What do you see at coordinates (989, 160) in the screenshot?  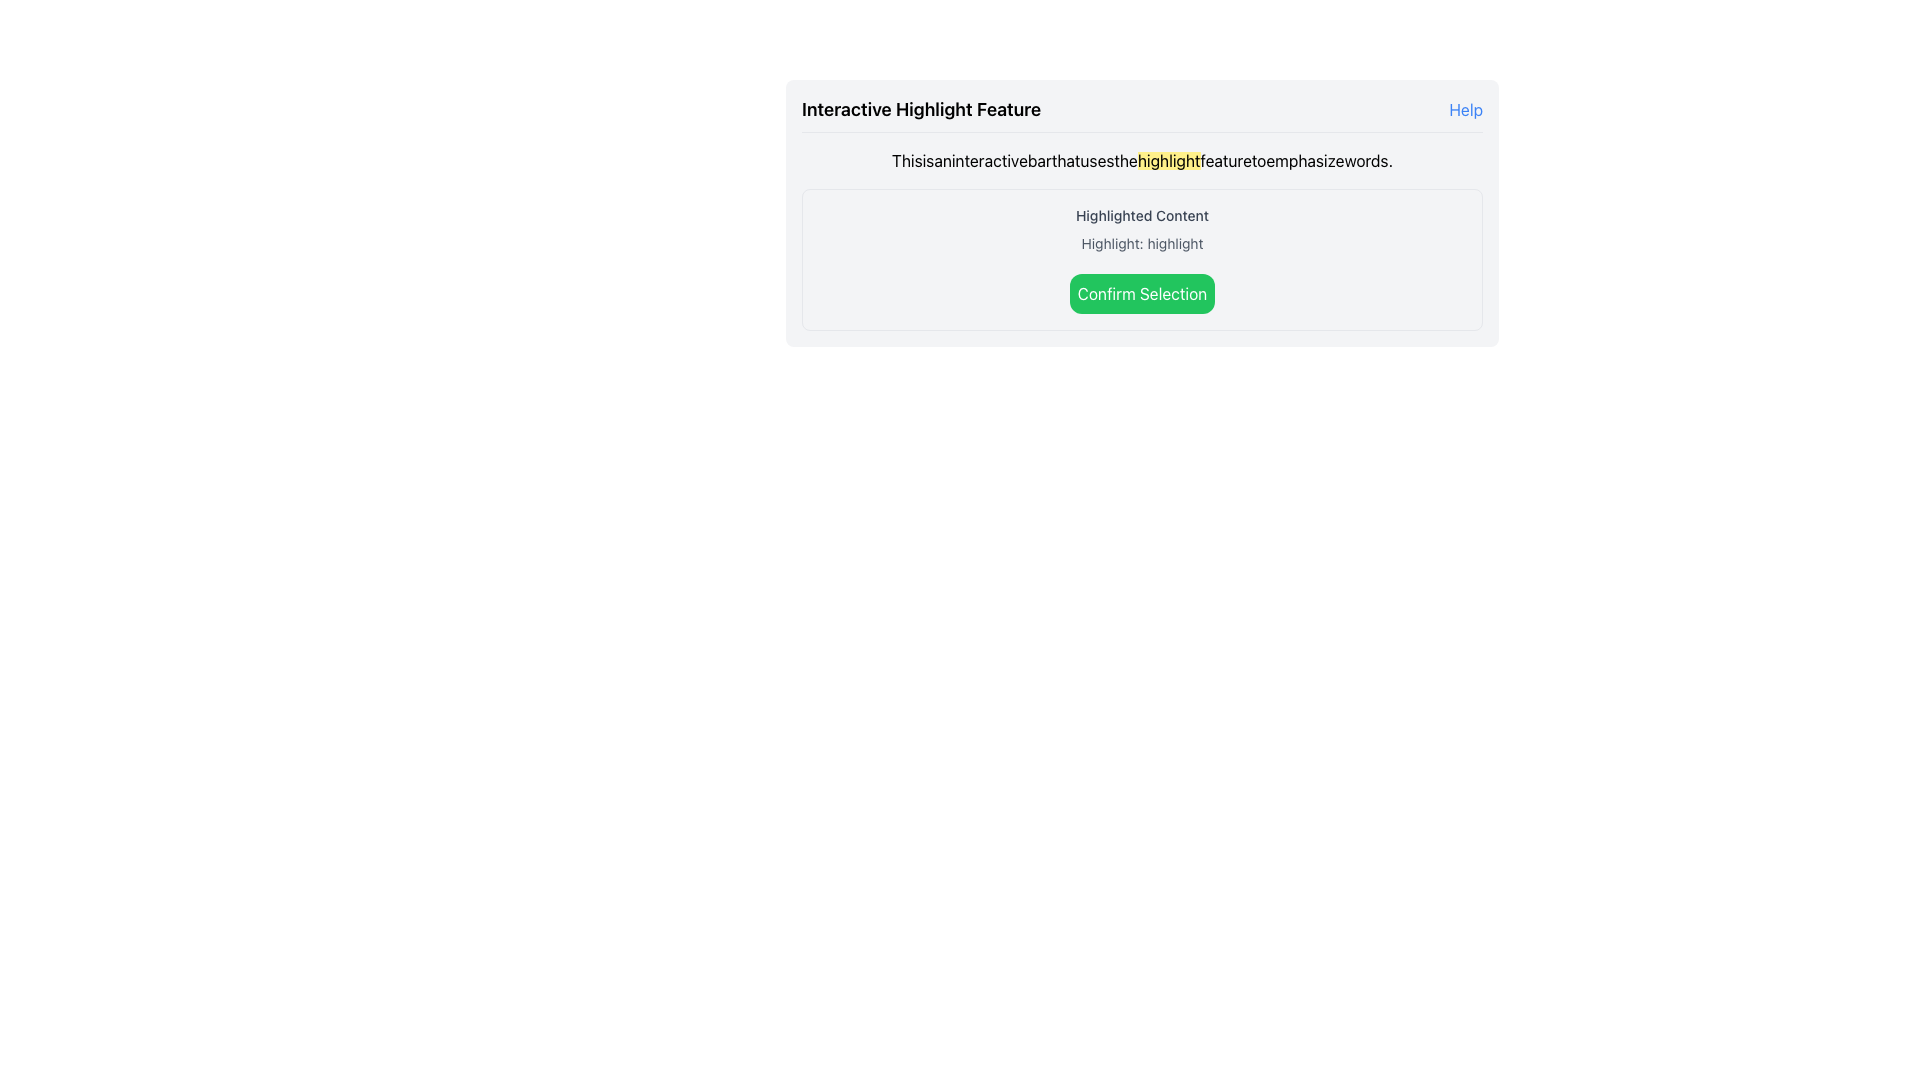 I see `the Text element containing the word 'interactive' in the sentence 'This is an interactive bar that uses the highlight feature to emphasize words.'` at bounding box center [989, 160].